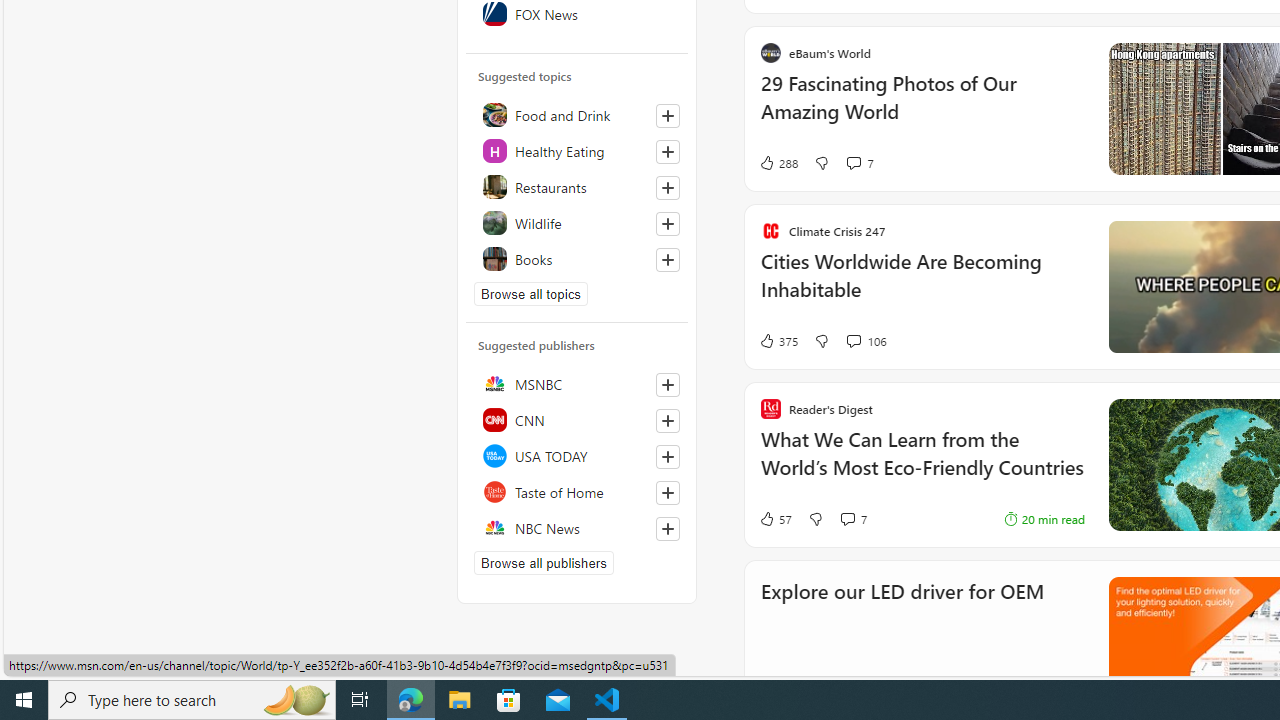 The width and height of the screenshot is (1280, 720). I want to click on 'Books', so click(576, 257).